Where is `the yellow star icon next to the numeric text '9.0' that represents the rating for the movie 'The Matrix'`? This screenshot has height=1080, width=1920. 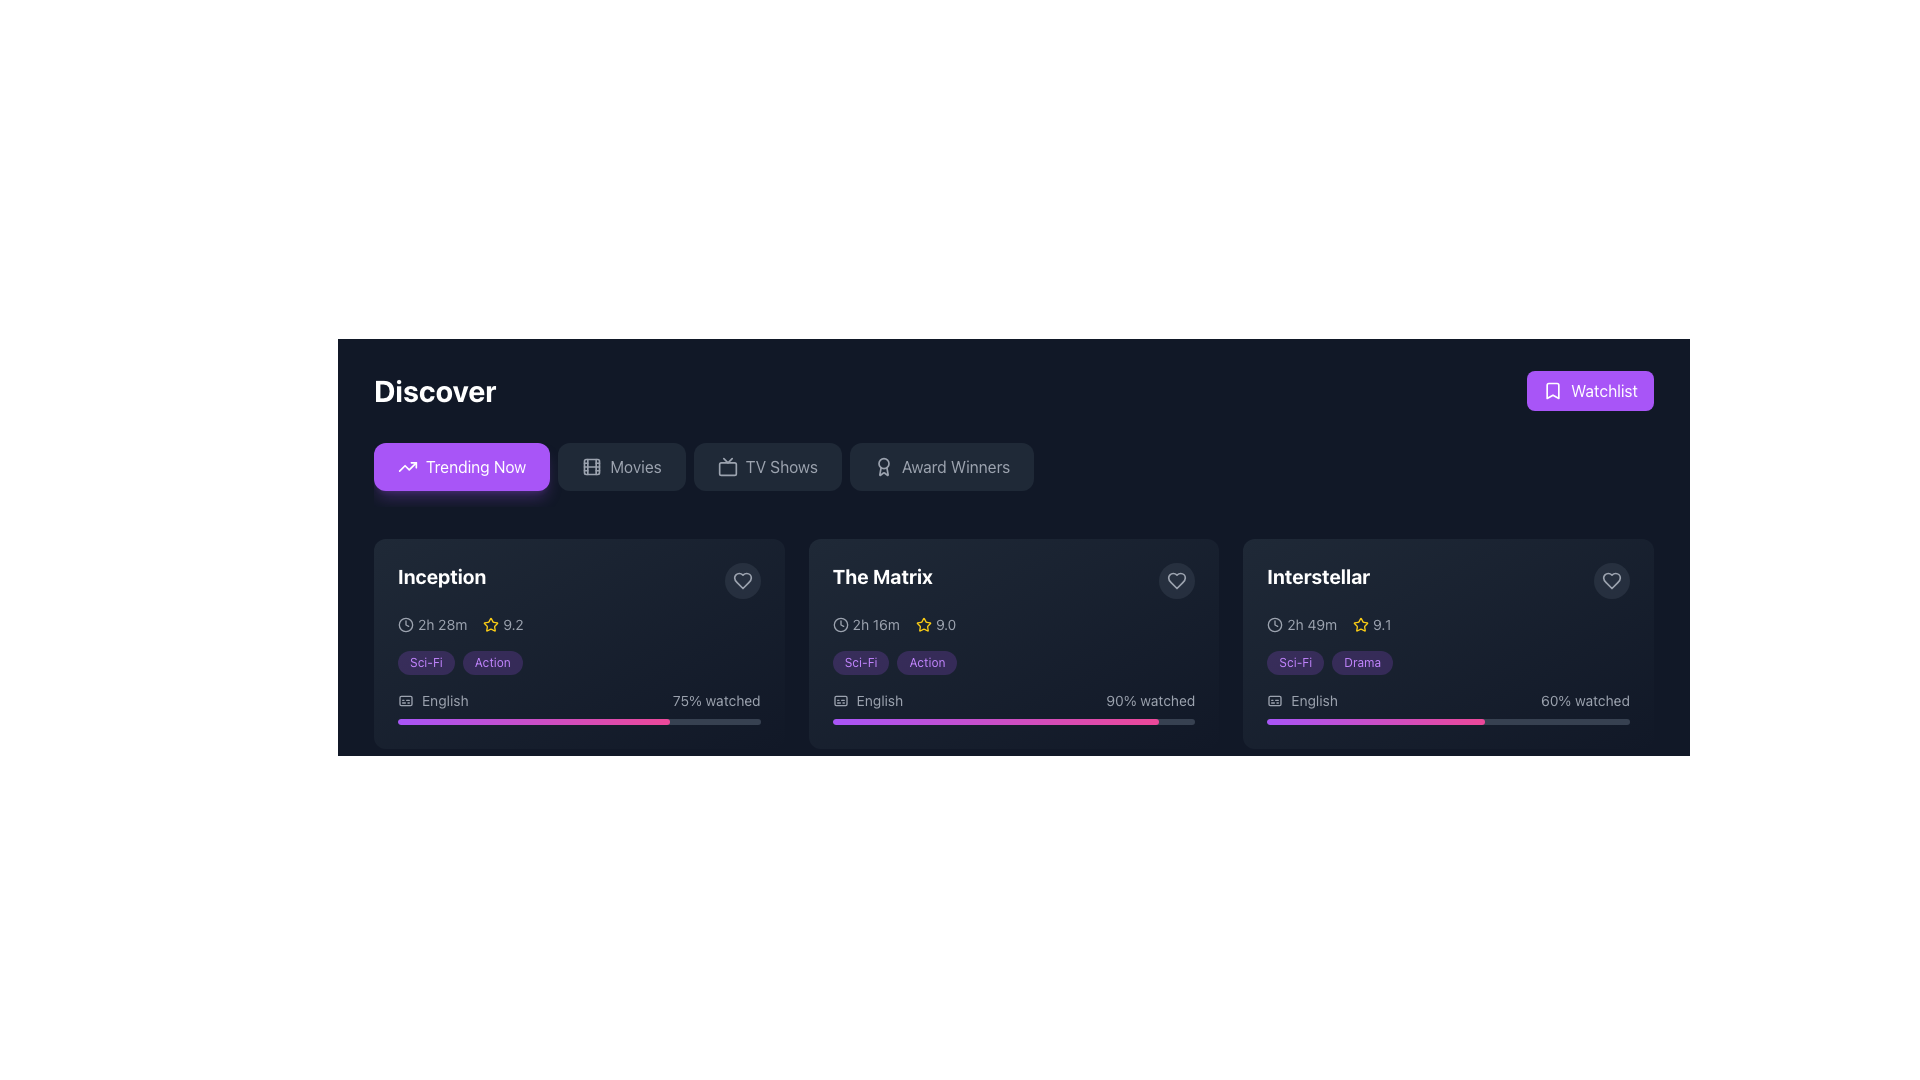 the yellow star icon next to the numeric text '9.0' that represents the rating for the movie 'The Matrix' is located at coordinates (922, 623).